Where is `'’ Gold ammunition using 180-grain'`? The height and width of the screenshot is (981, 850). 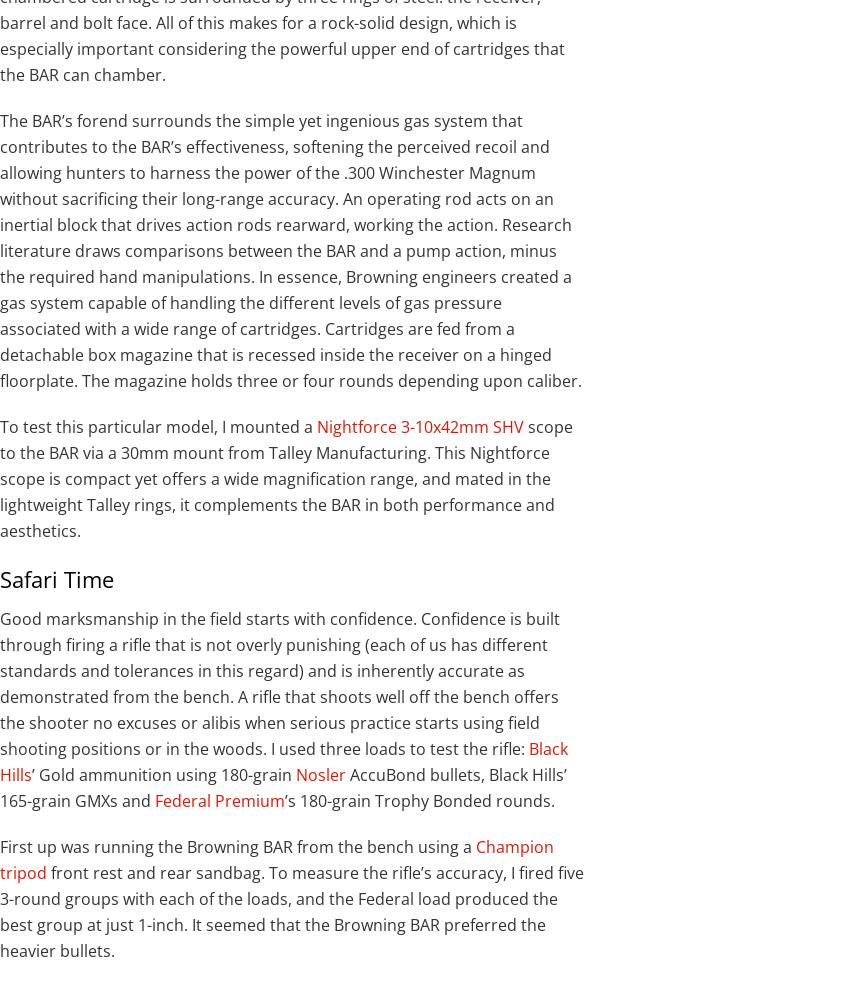 '’ Gold ammunition using 180-grain' is located at coordinates (30, 774).